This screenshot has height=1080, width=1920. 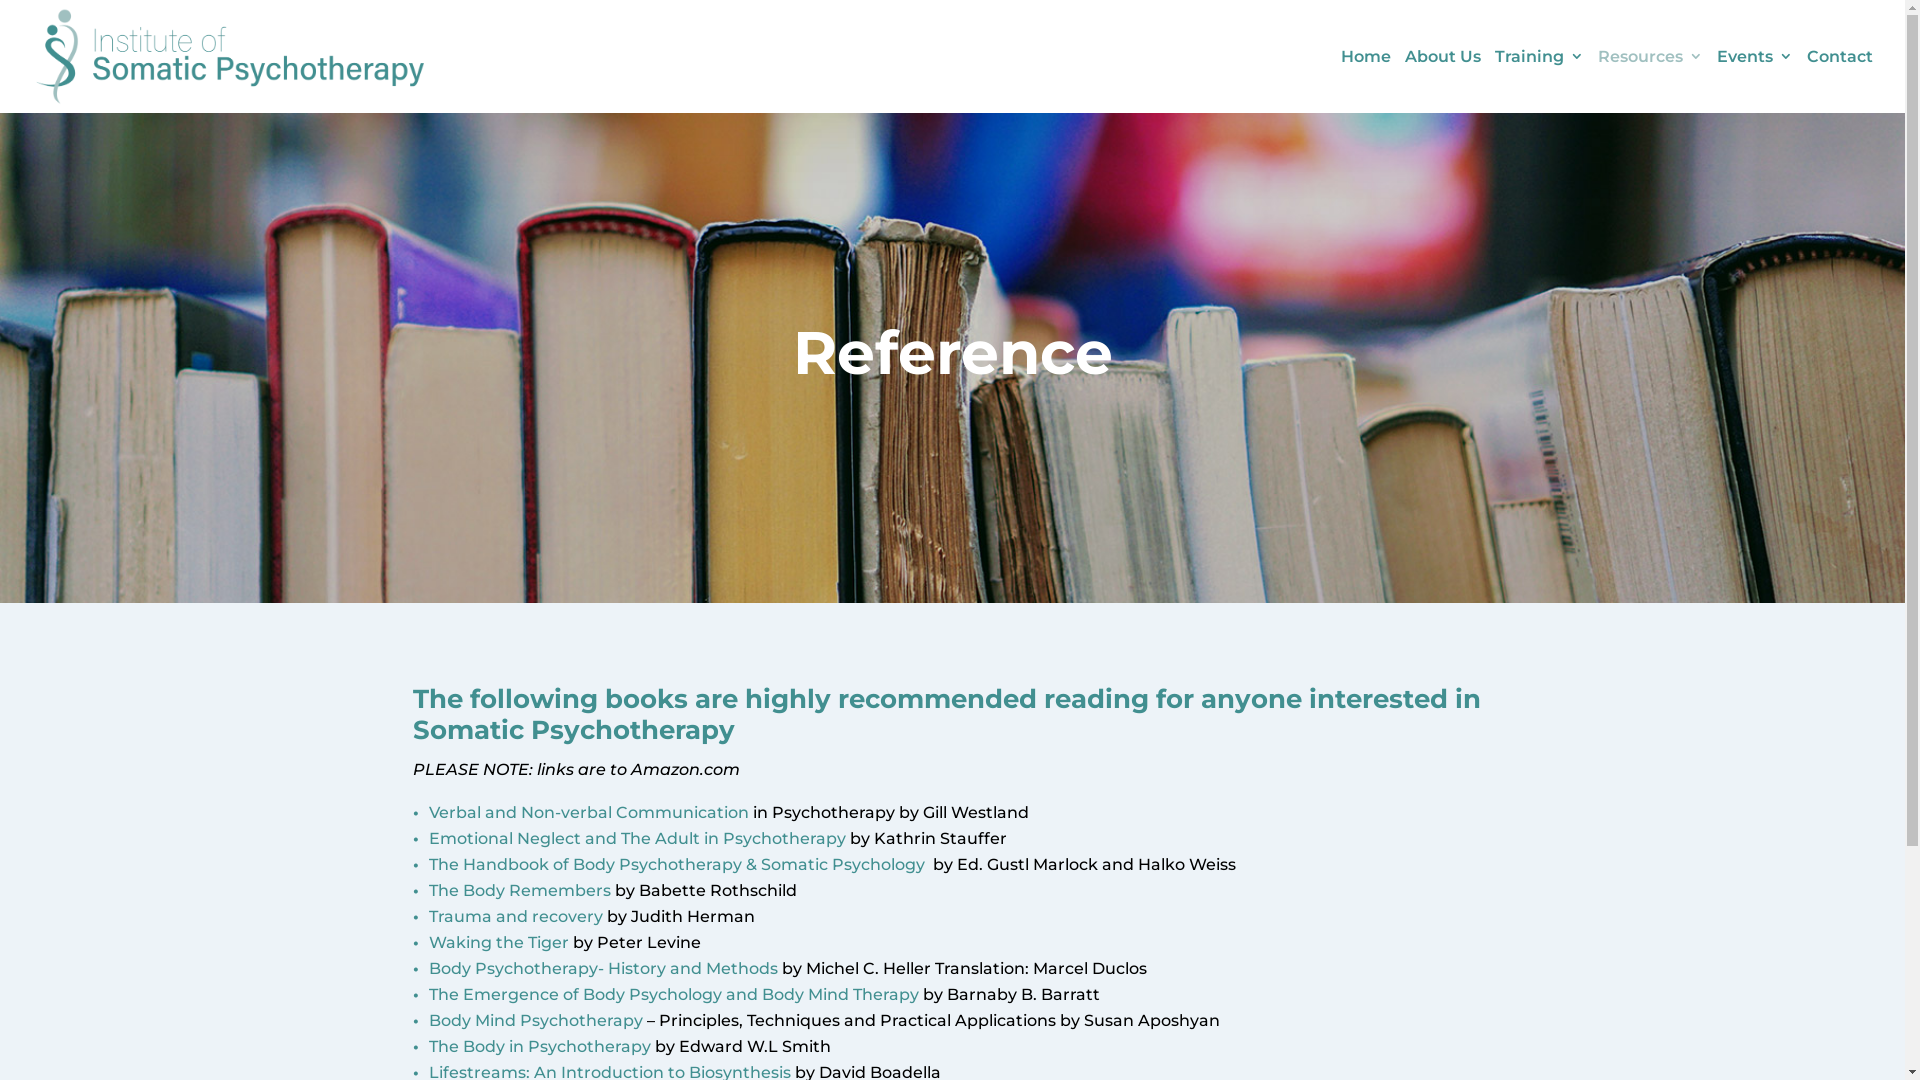 I want to click on 'About Us', so click(x=1443, y=80).